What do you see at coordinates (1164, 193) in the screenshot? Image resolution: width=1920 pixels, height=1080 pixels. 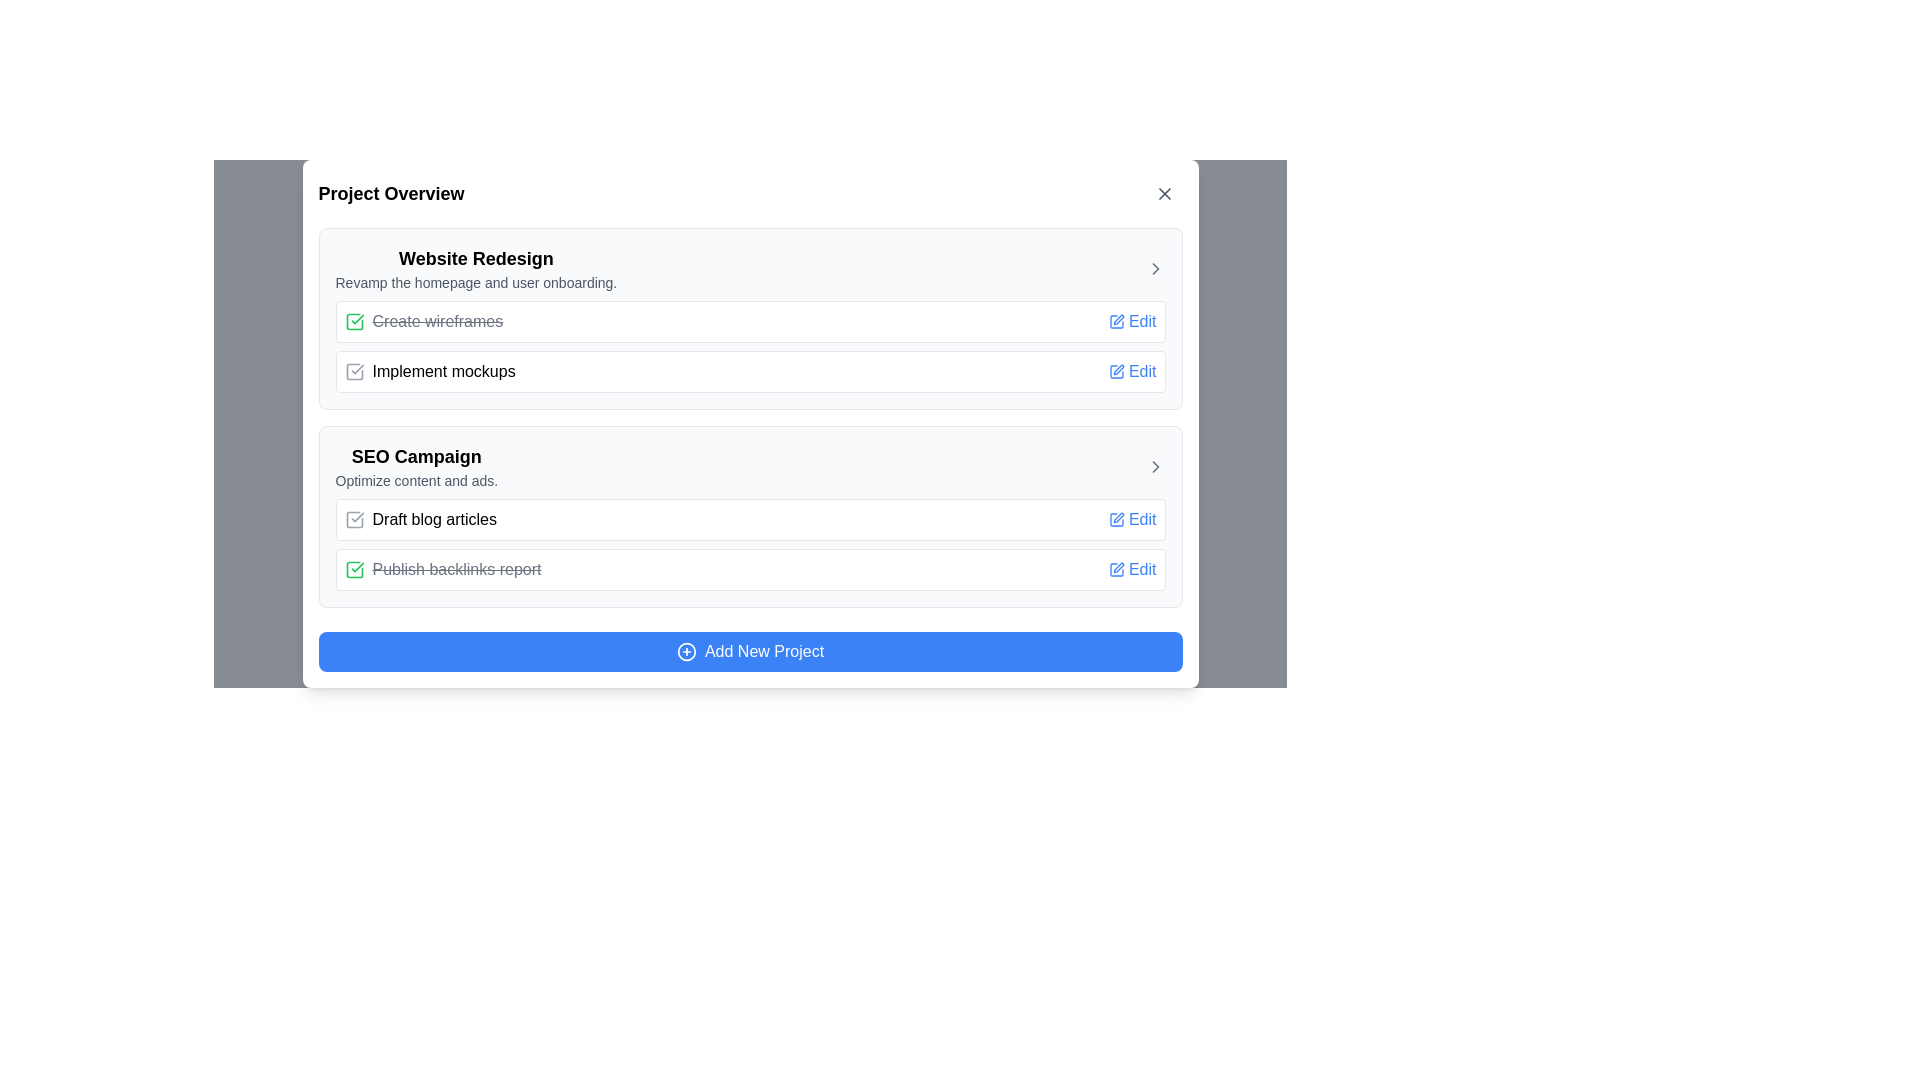 I see `the close button located in the top-right corner of the 'Project Overview' modal` at bounding box center [1164, 193].